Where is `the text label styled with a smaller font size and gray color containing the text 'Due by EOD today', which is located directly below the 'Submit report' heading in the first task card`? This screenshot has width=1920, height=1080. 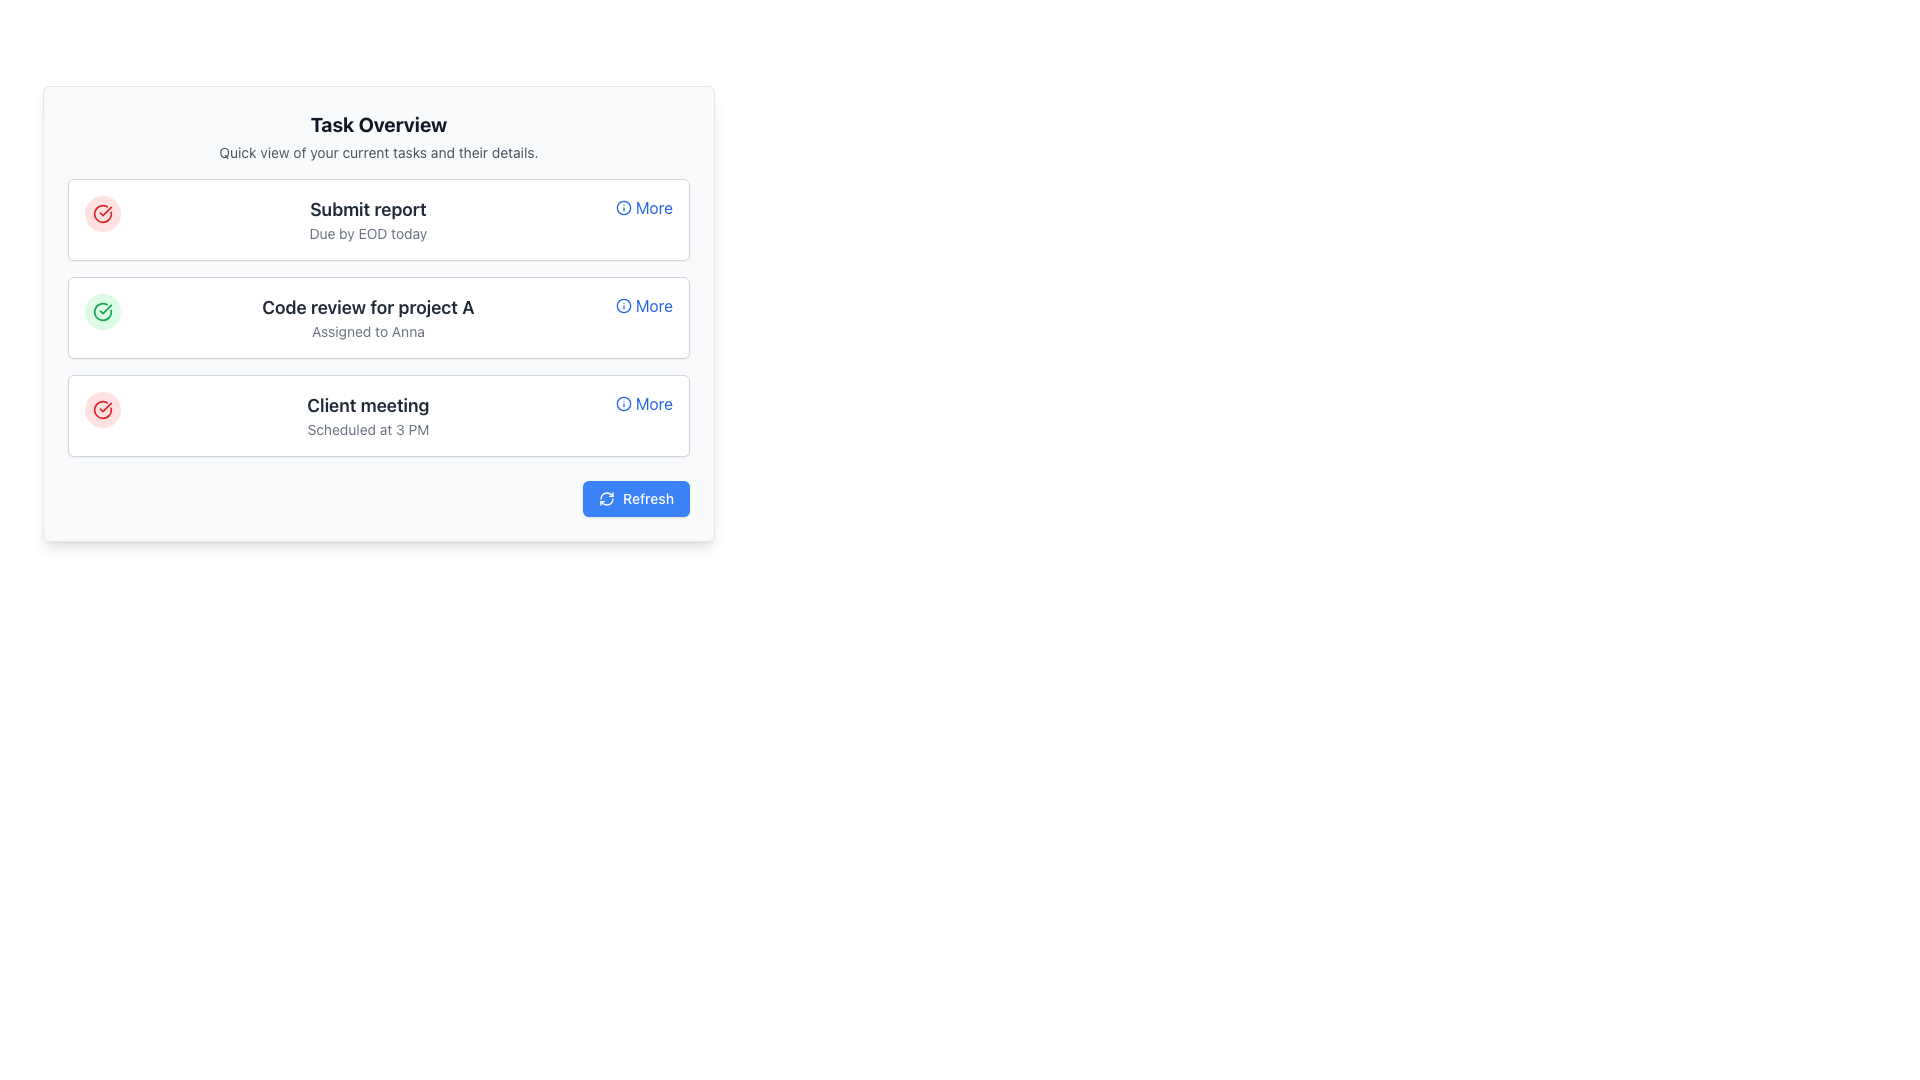 the text label styled with a smaller font size and gray color containing the text 'Due by EOD today', which is located directly below the 'Submit report' heading in the first task card is located at coordinates (368, 233).